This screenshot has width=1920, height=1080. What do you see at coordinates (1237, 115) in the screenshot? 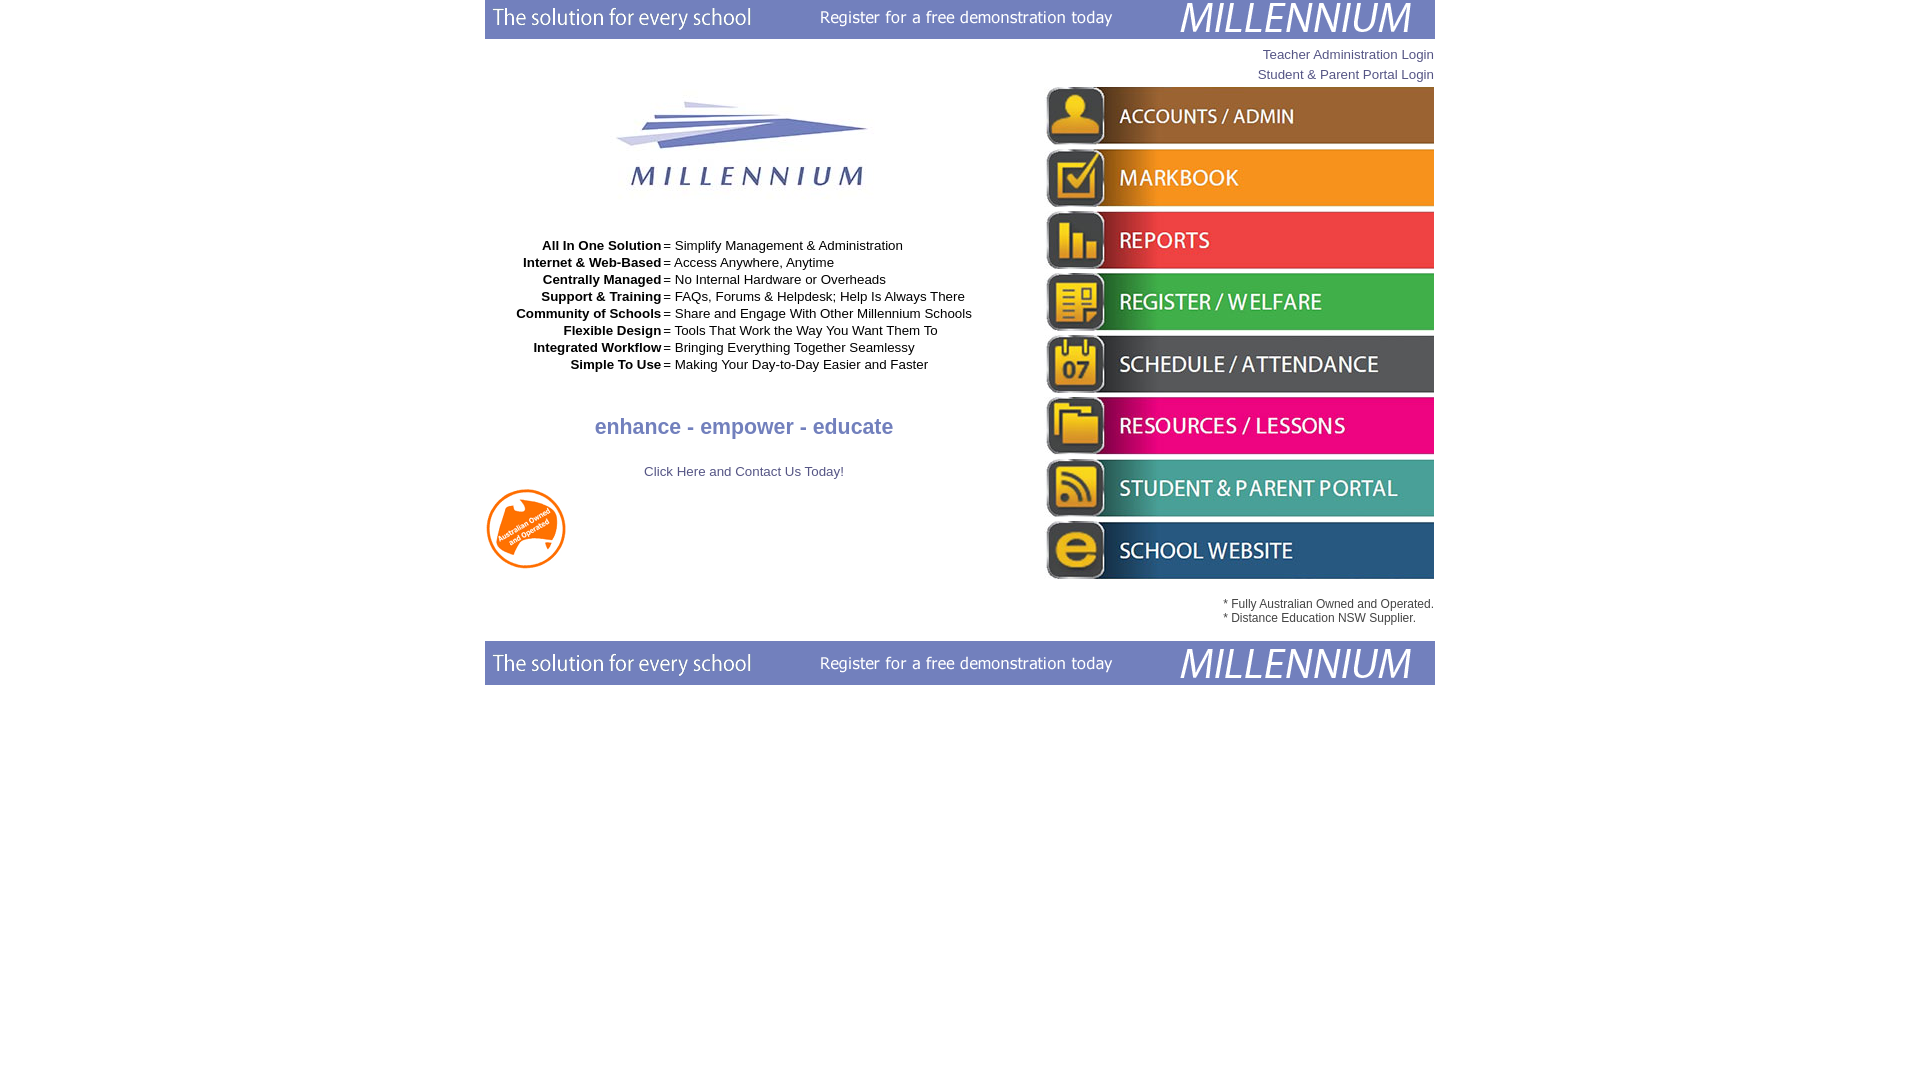
I see `'Accounts & Users'` at bounding box center [1237, 115].